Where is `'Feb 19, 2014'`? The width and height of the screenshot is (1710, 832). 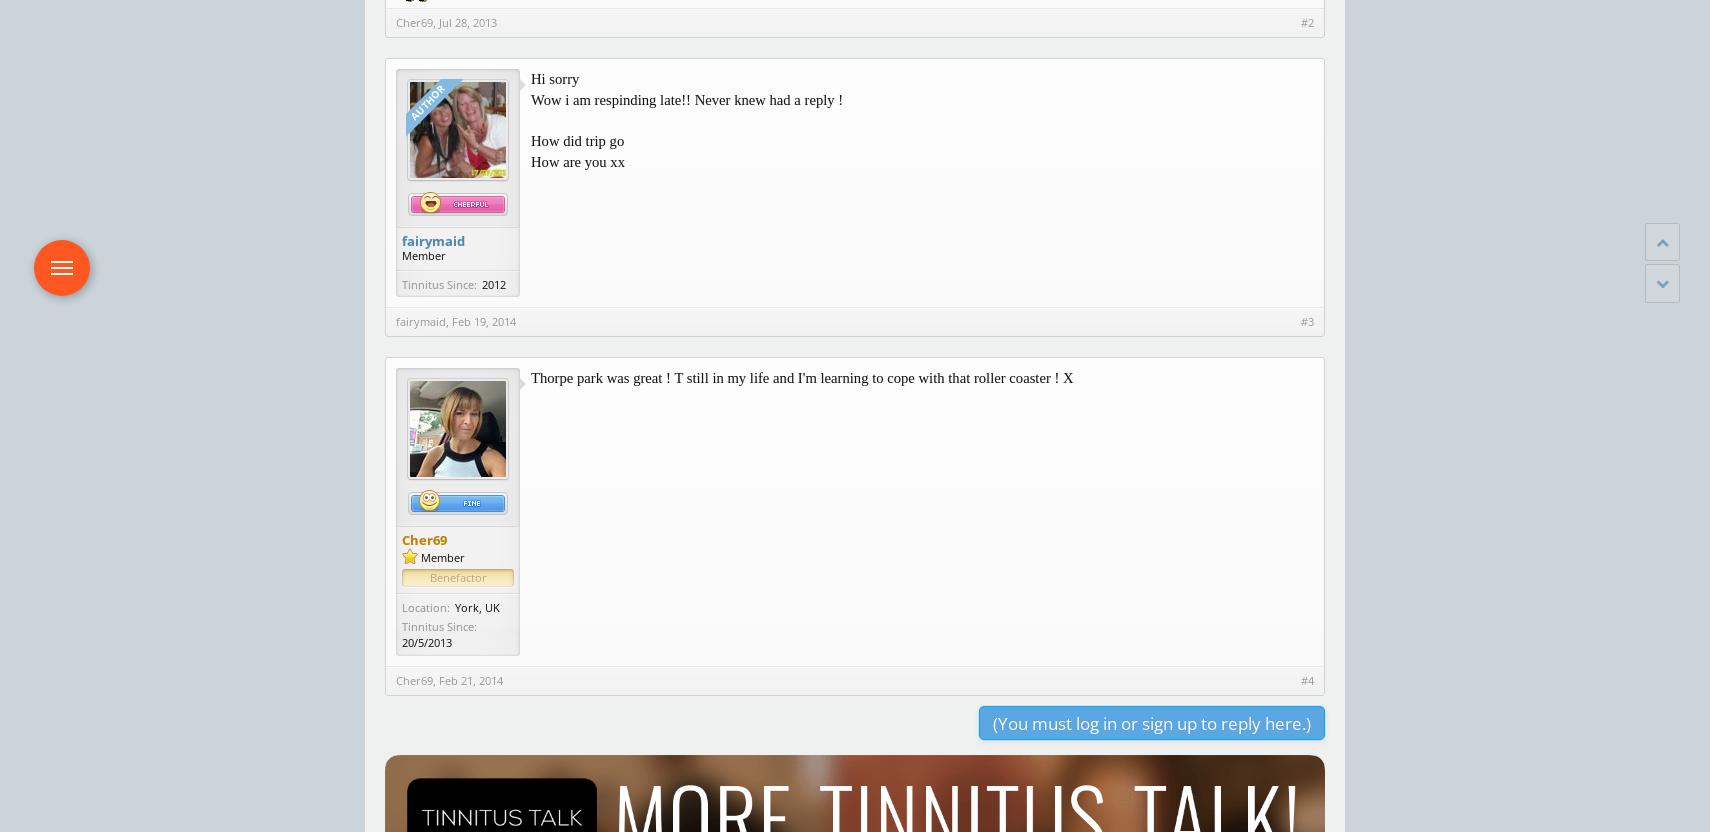
'Feb 19, 2014' is located at coordinates (451, 321).